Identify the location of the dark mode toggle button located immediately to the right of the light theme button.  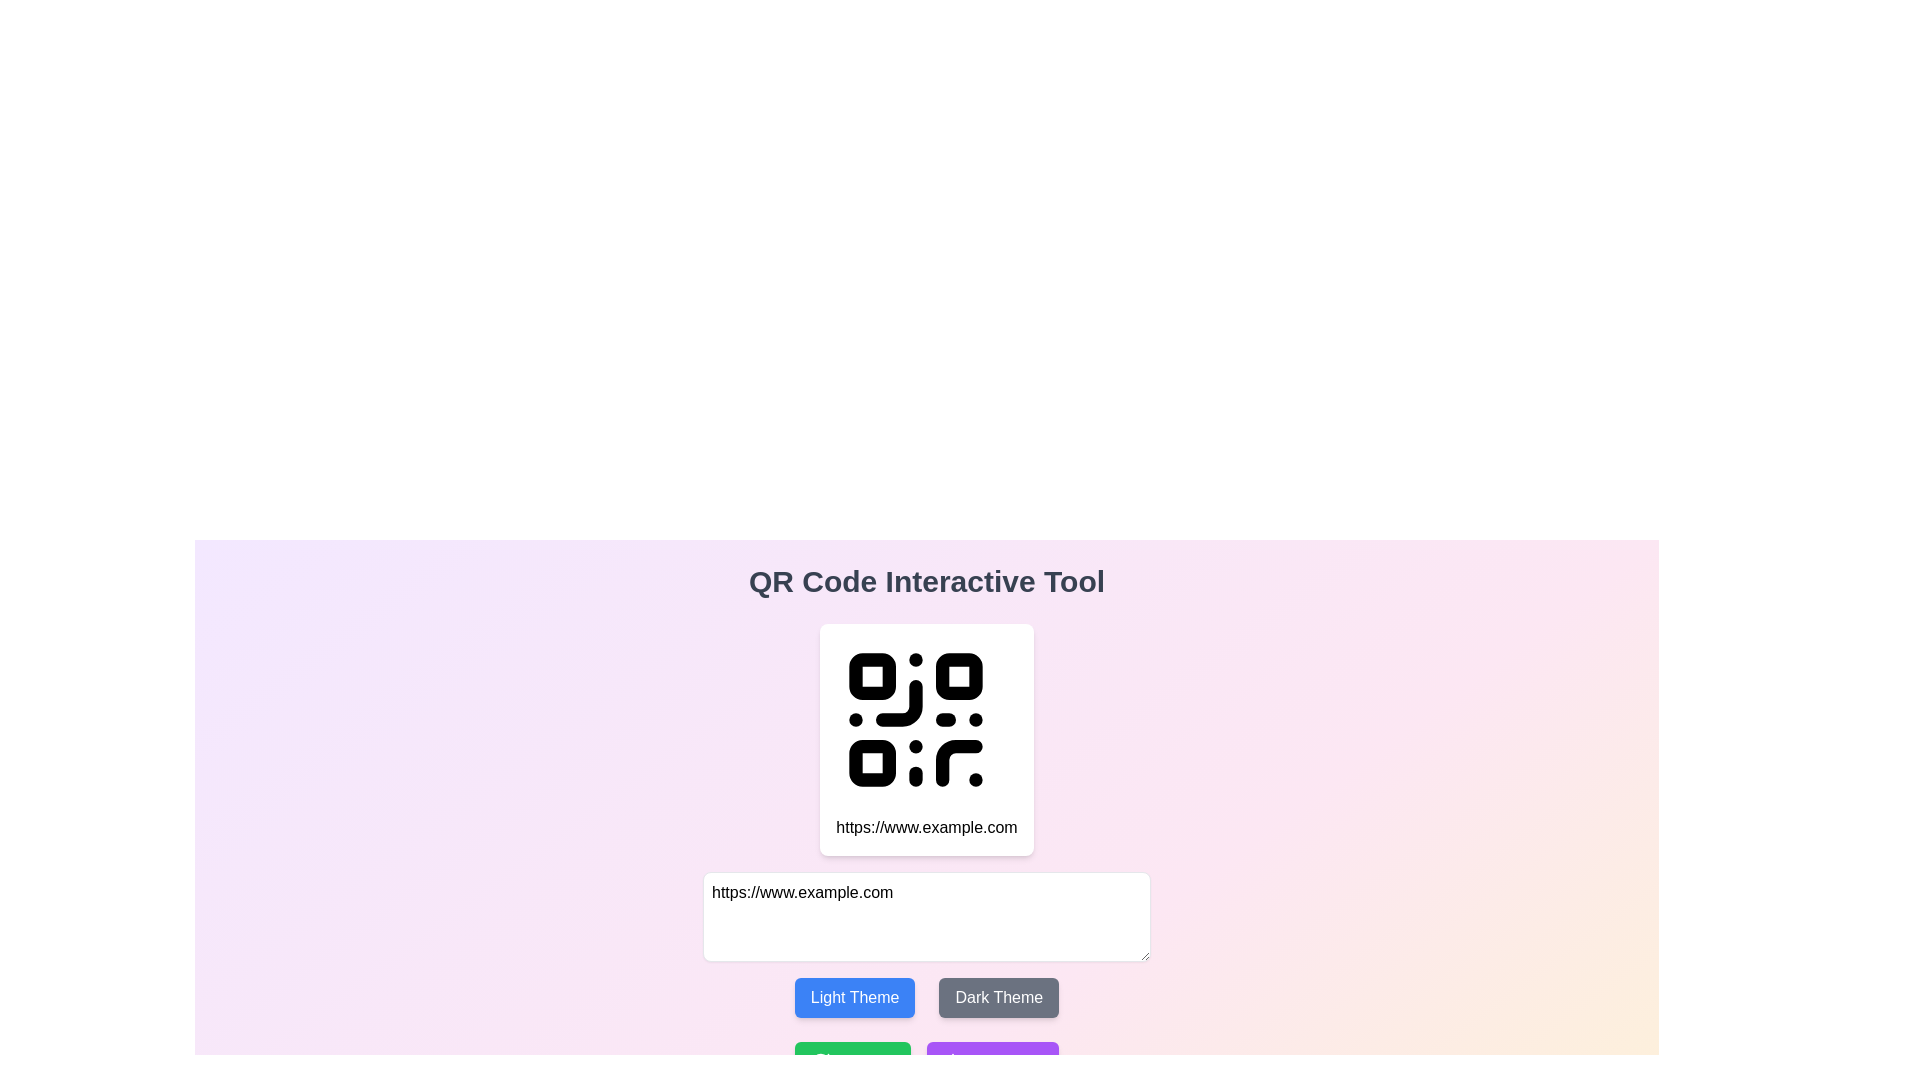
(999, 998).